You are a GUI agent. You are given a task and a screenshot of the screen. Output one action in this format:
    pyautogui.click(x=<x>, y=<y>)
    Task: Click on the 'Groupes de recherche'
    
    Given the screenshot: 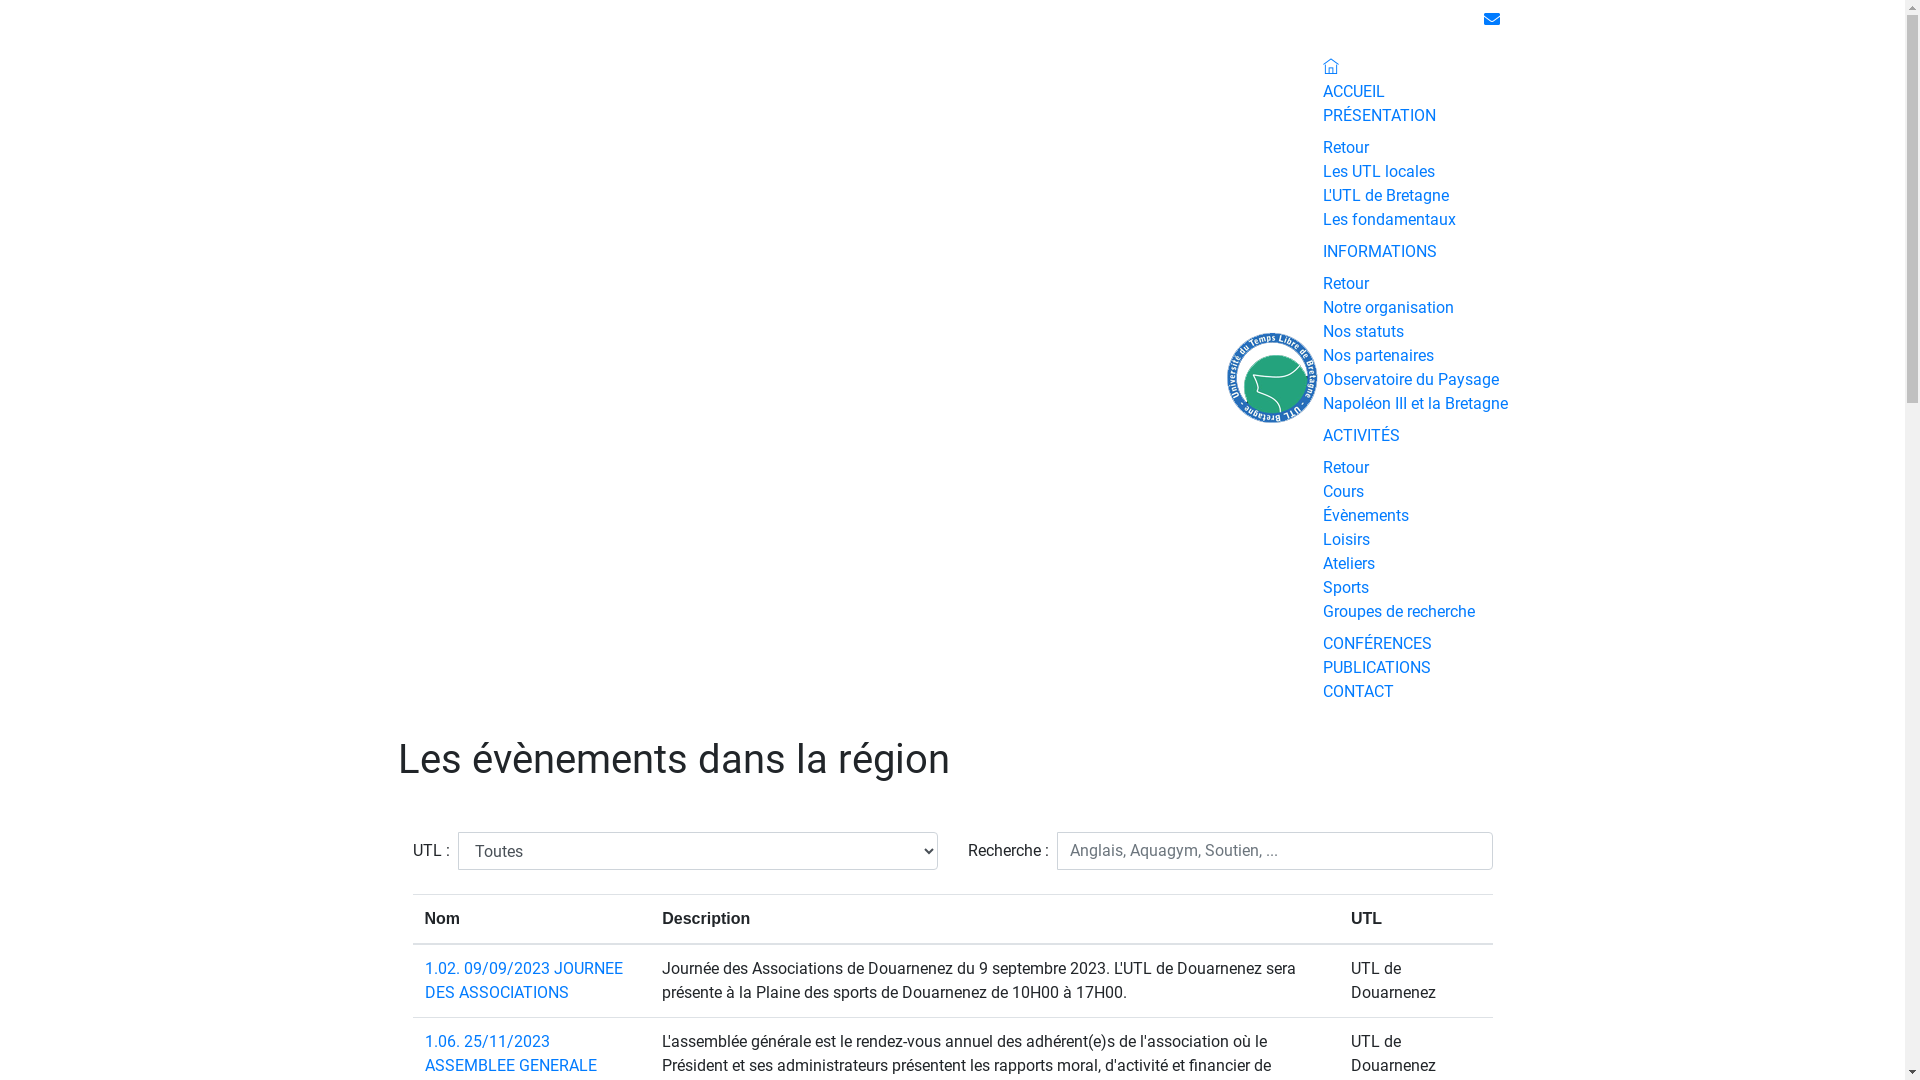 What is the action you would take?
    pyautogui.click(x=1321, y=610)
    